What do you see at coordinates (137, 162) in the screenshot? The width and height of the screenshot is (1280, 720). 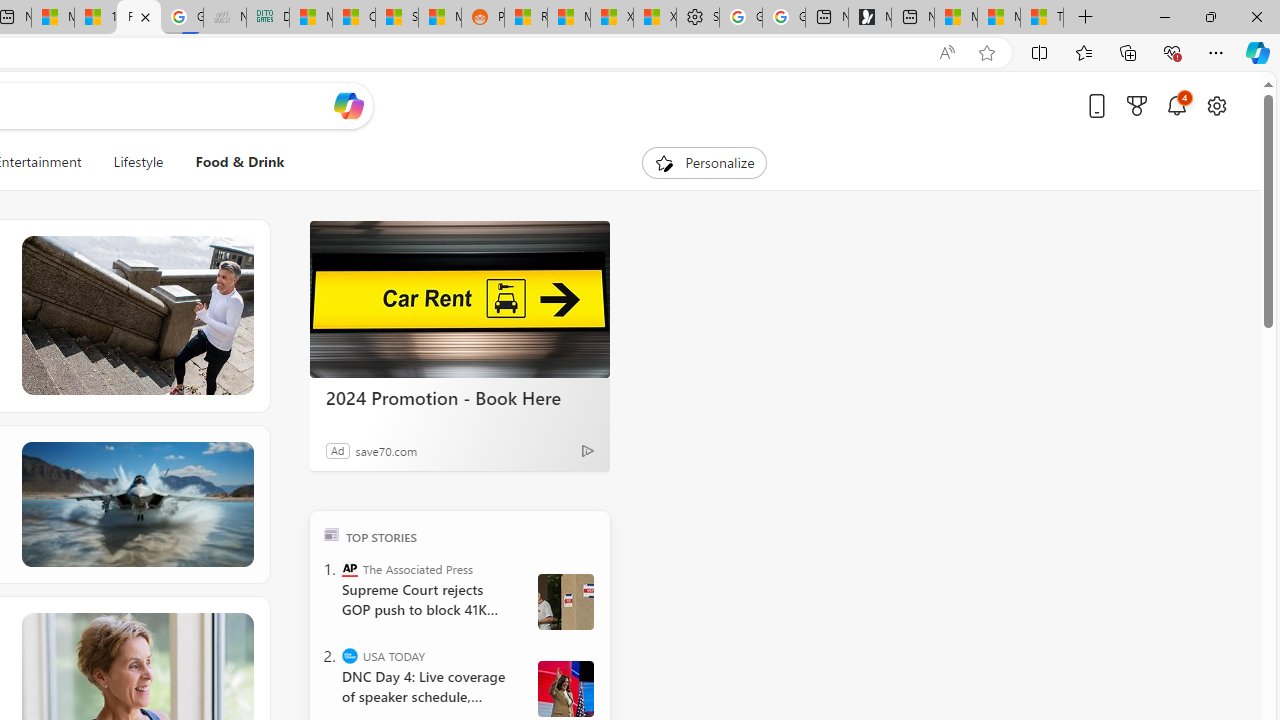 I see `'Lifestyle'` at bounding box center [137, 162].